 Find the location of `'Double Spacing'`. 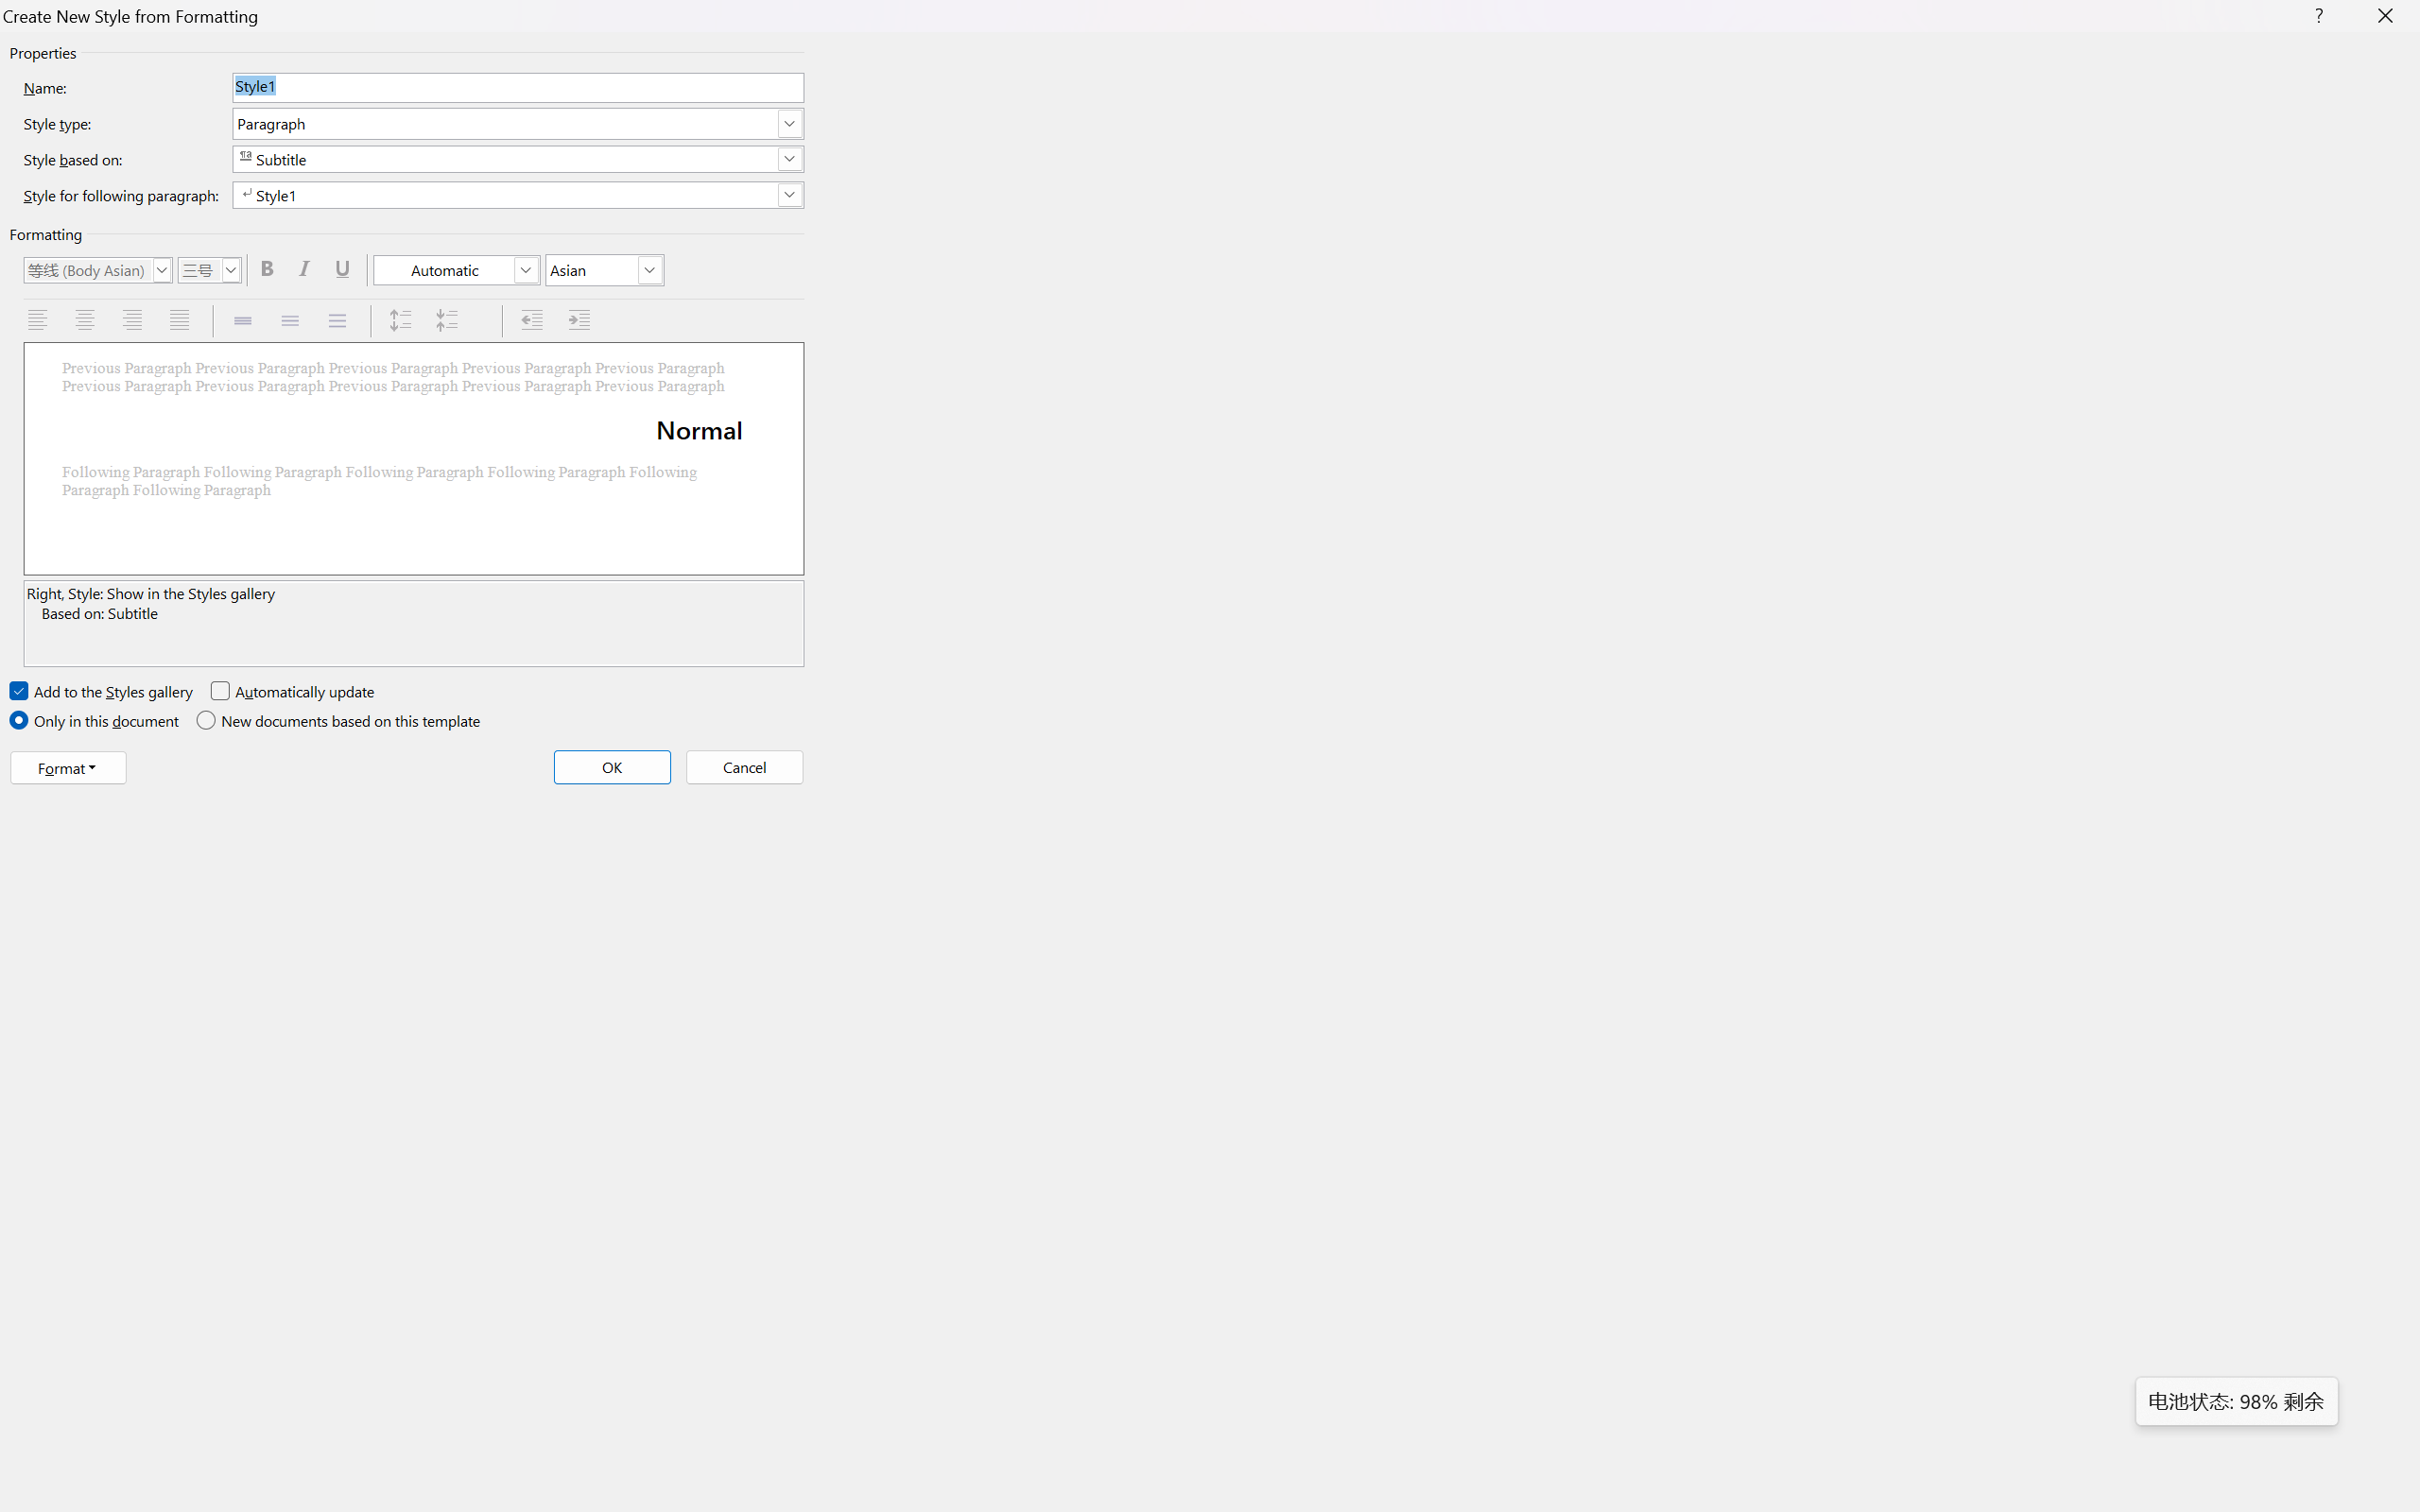

'Double Spacing' is located at coordinates (339, 320).